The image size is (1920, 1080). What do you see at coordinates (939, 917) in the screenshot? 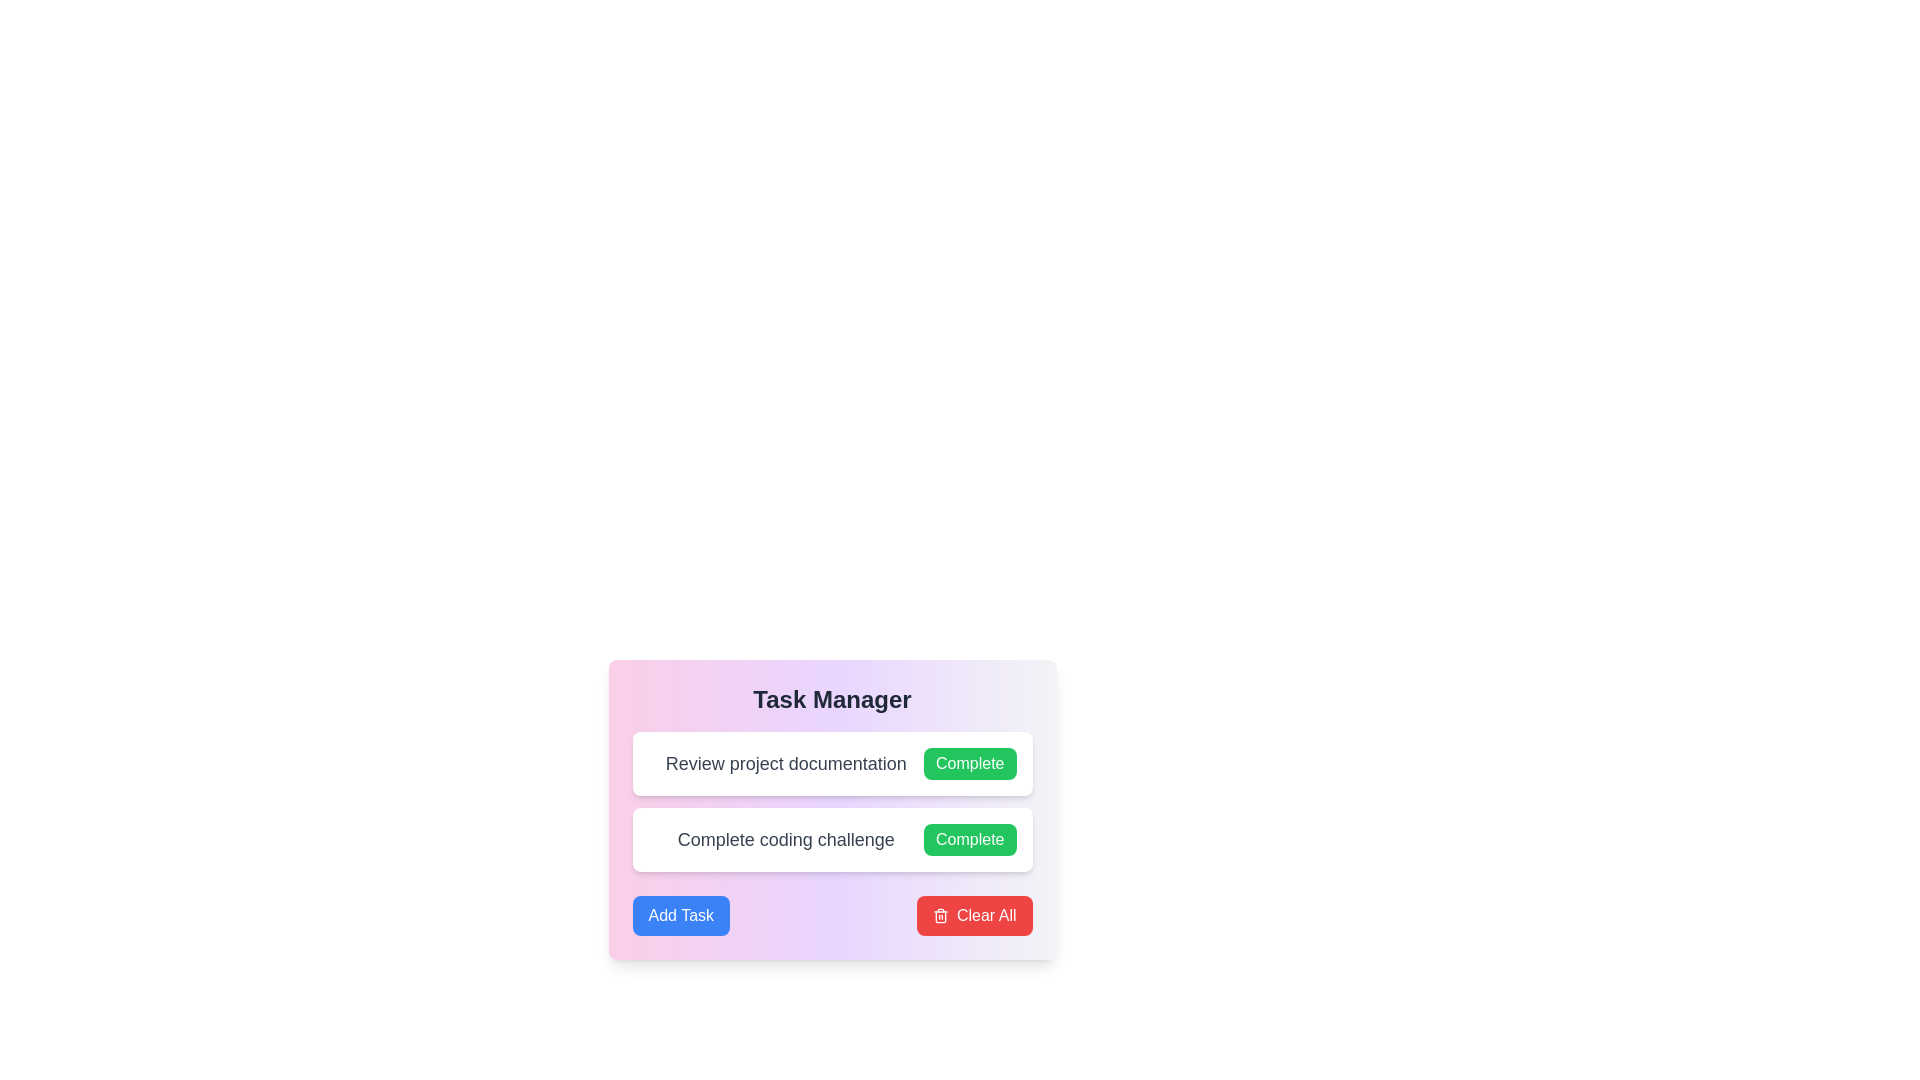
I see `the SVG Icon within the 'Clear All' button at the bottom-right corner of the task manager interface` at bounding box center [939, 917].